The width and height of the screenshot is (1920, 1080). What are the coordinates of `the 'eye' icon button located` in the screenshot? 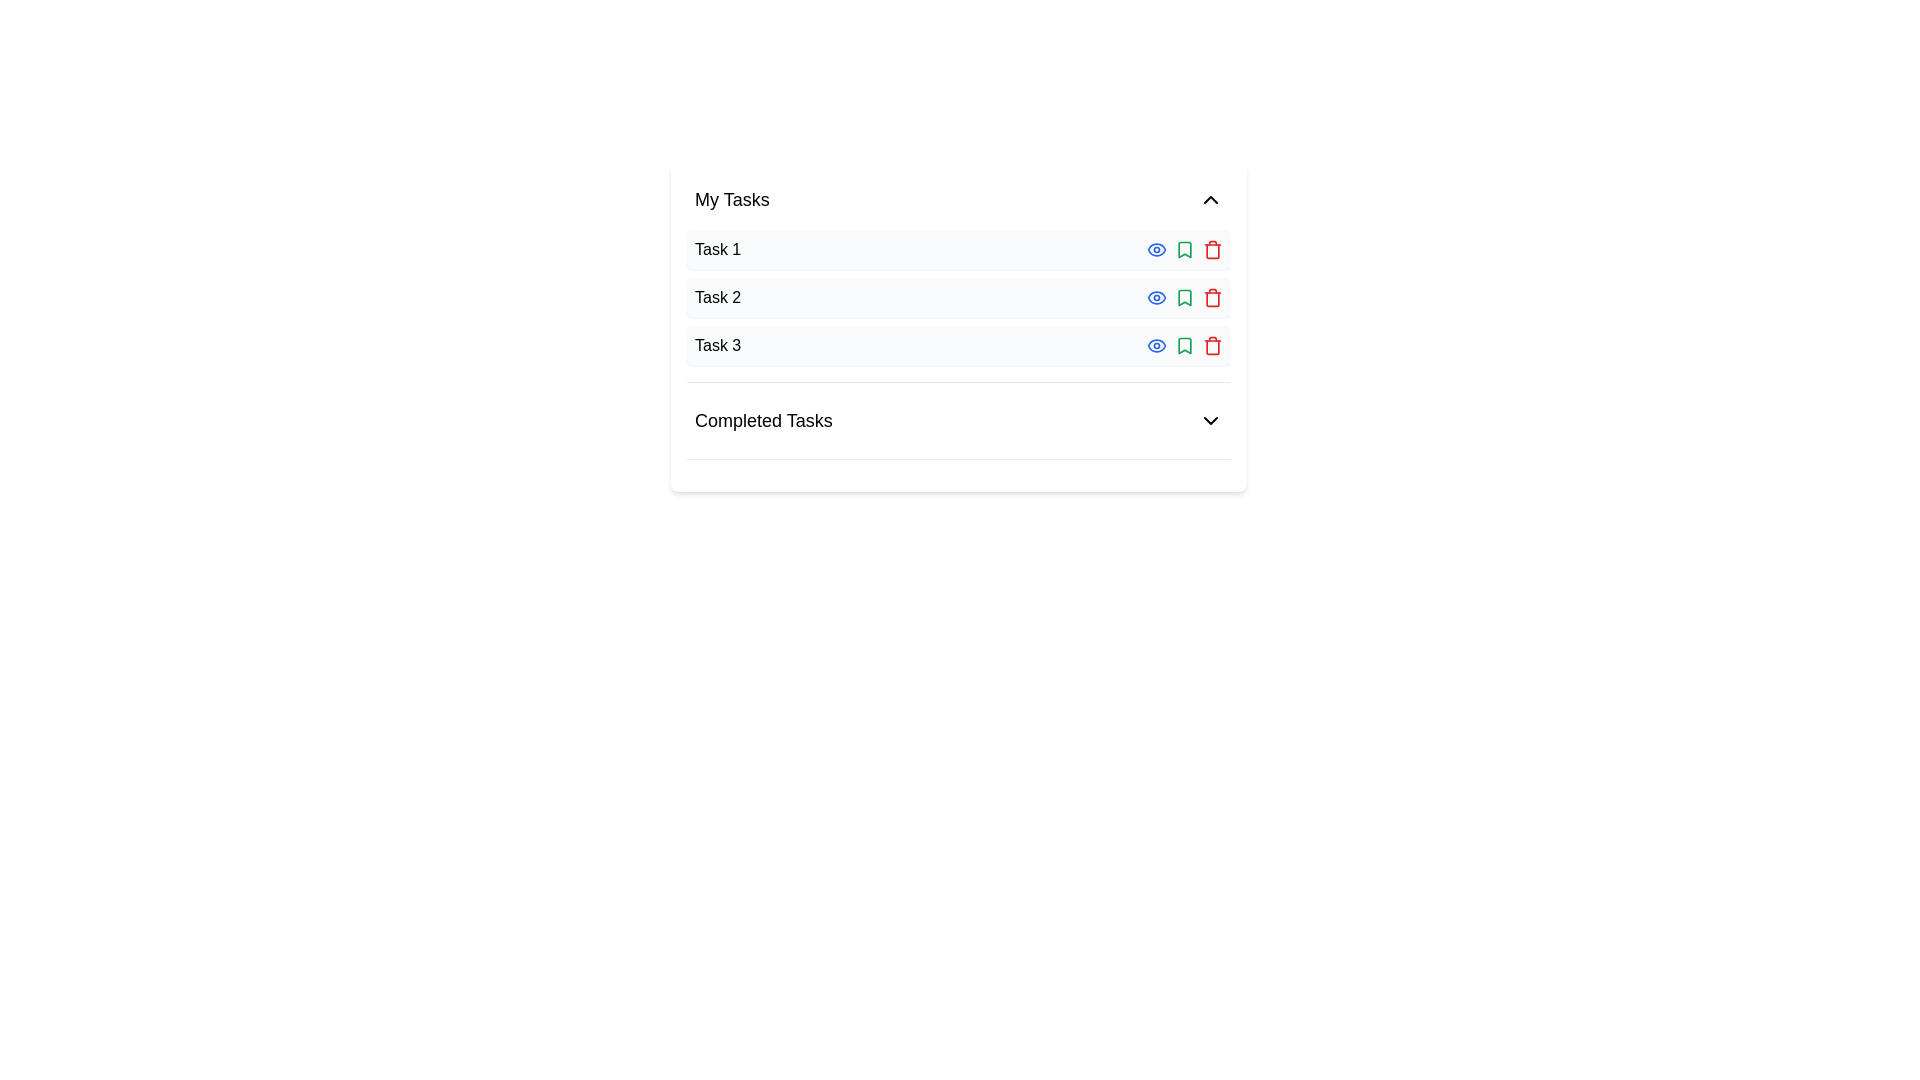 It's located at (1156, 297).